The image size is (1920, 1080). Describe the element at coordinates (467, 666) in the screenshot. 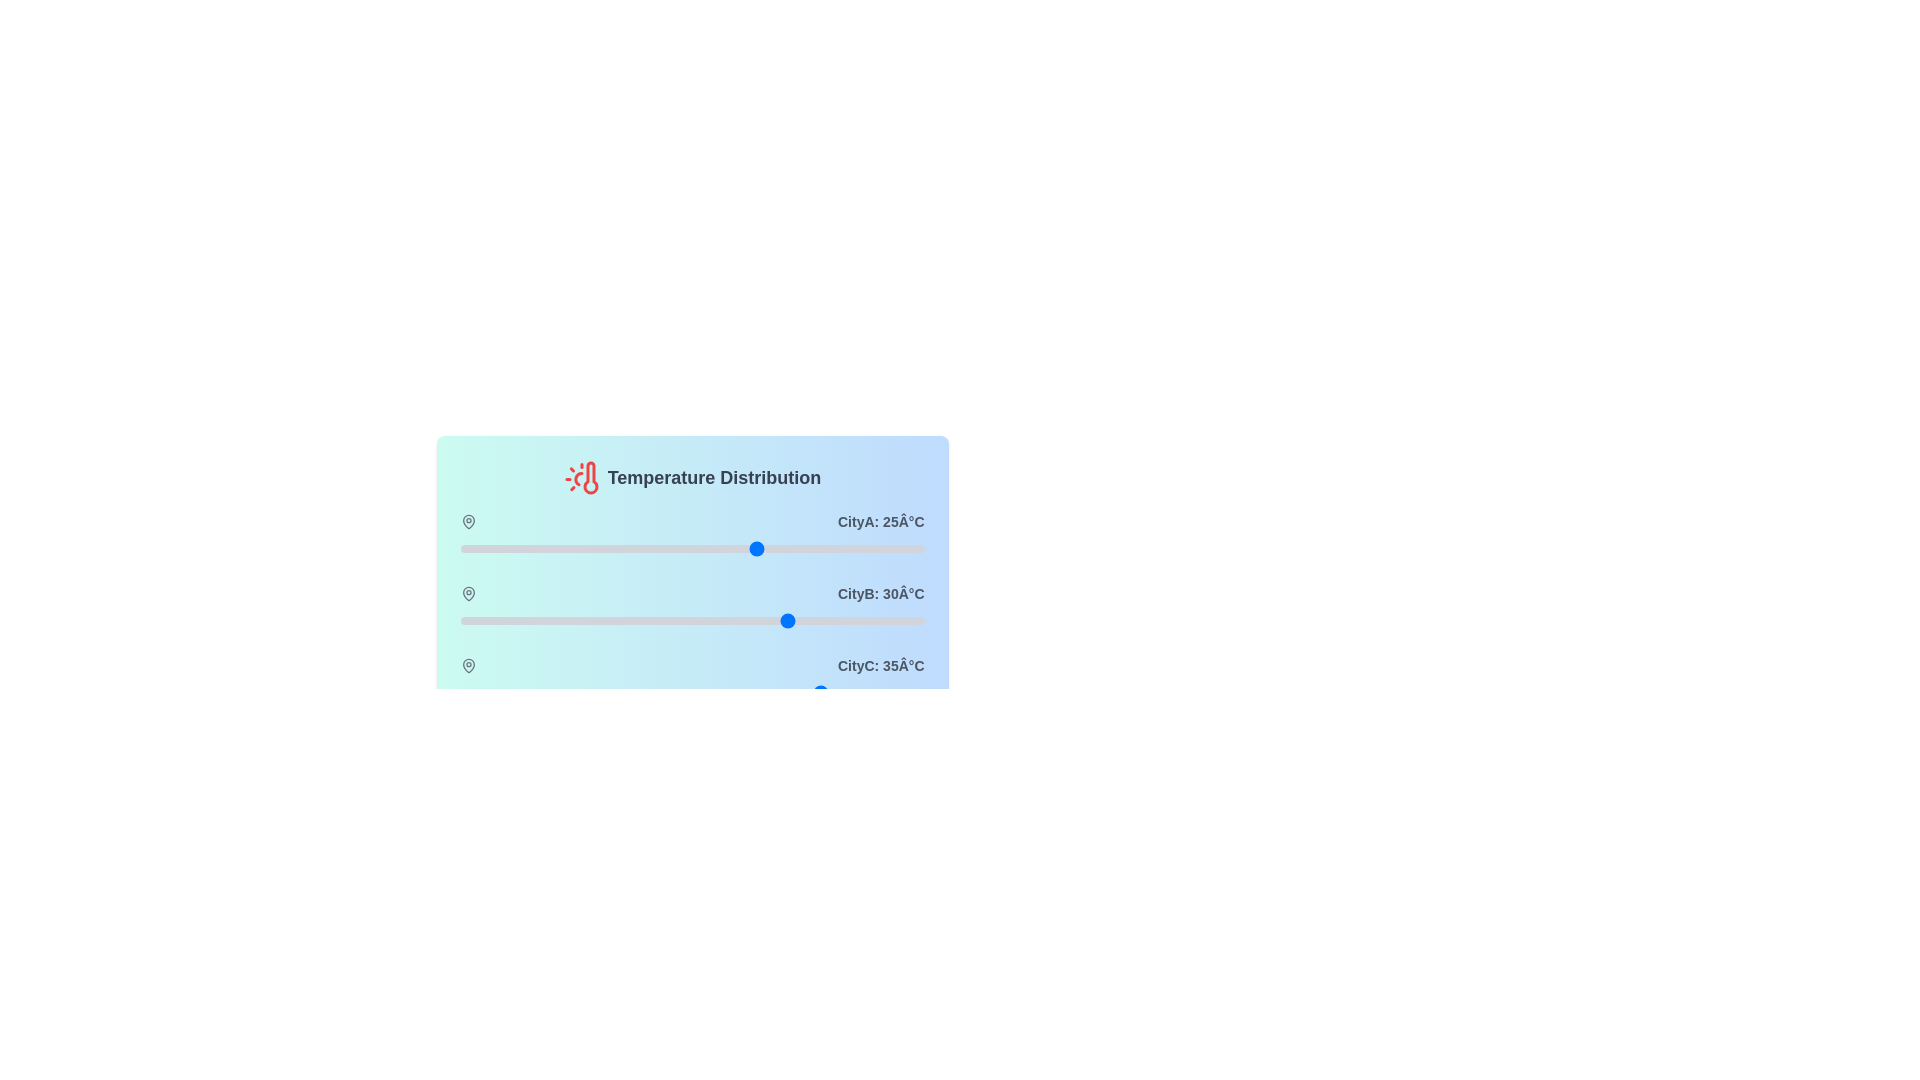

I see `the map pin icon for CityC` at that location.